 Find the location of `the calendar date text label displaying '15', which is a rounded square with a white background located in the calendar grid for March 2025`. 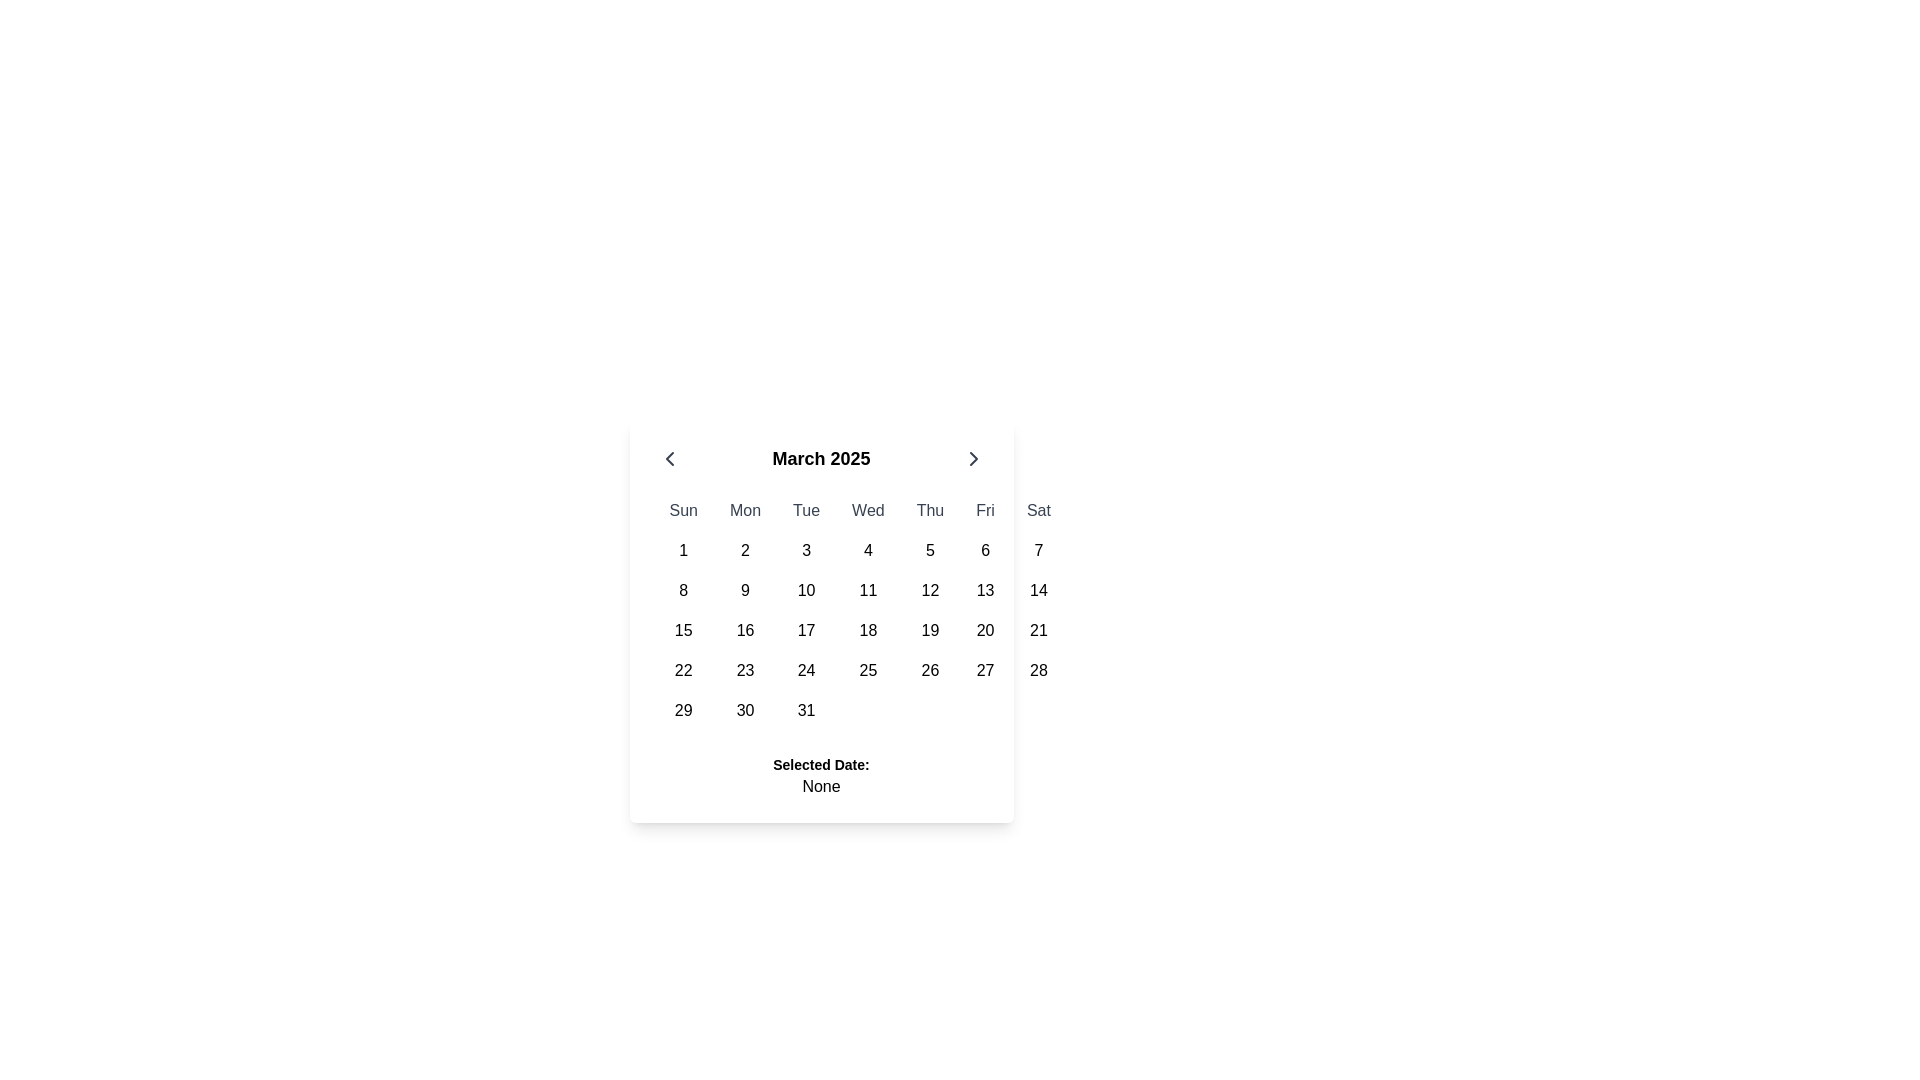

the calendar date text label displaying '15', which is a rounded square with a white background located in the calendar grid for March 2025 is located at coordinates (683, 631).